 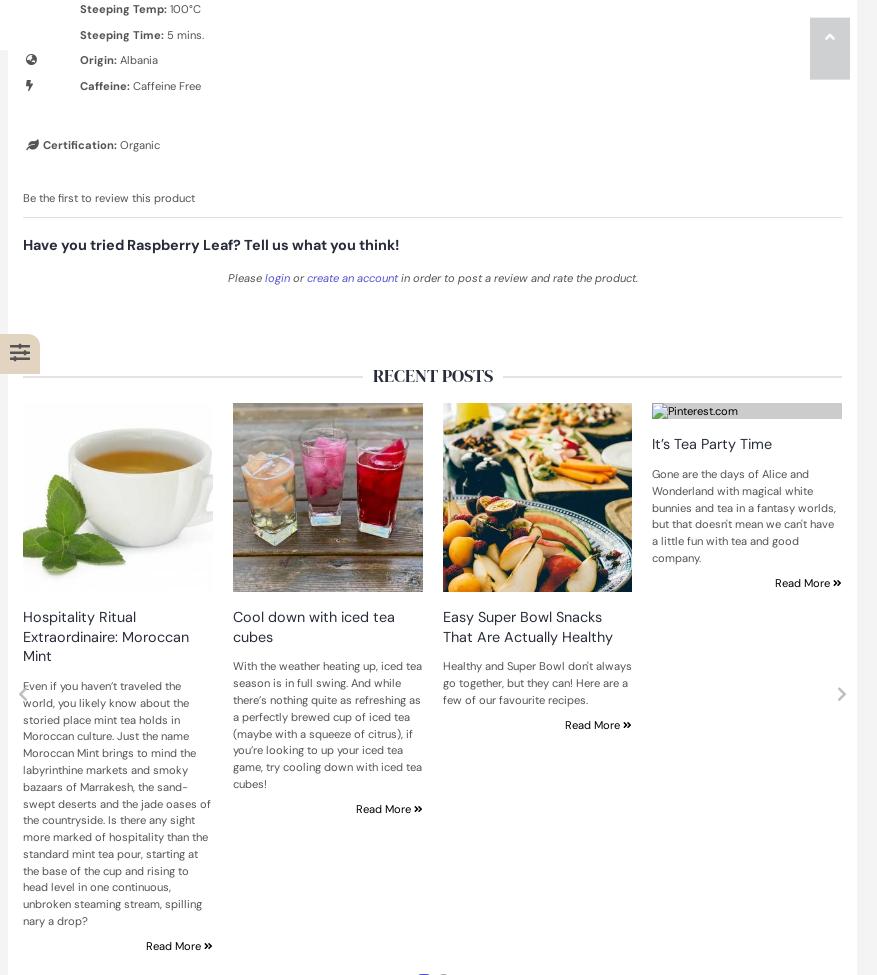 I want to click on 'Caffeine Free', so click(x=165, y=85).